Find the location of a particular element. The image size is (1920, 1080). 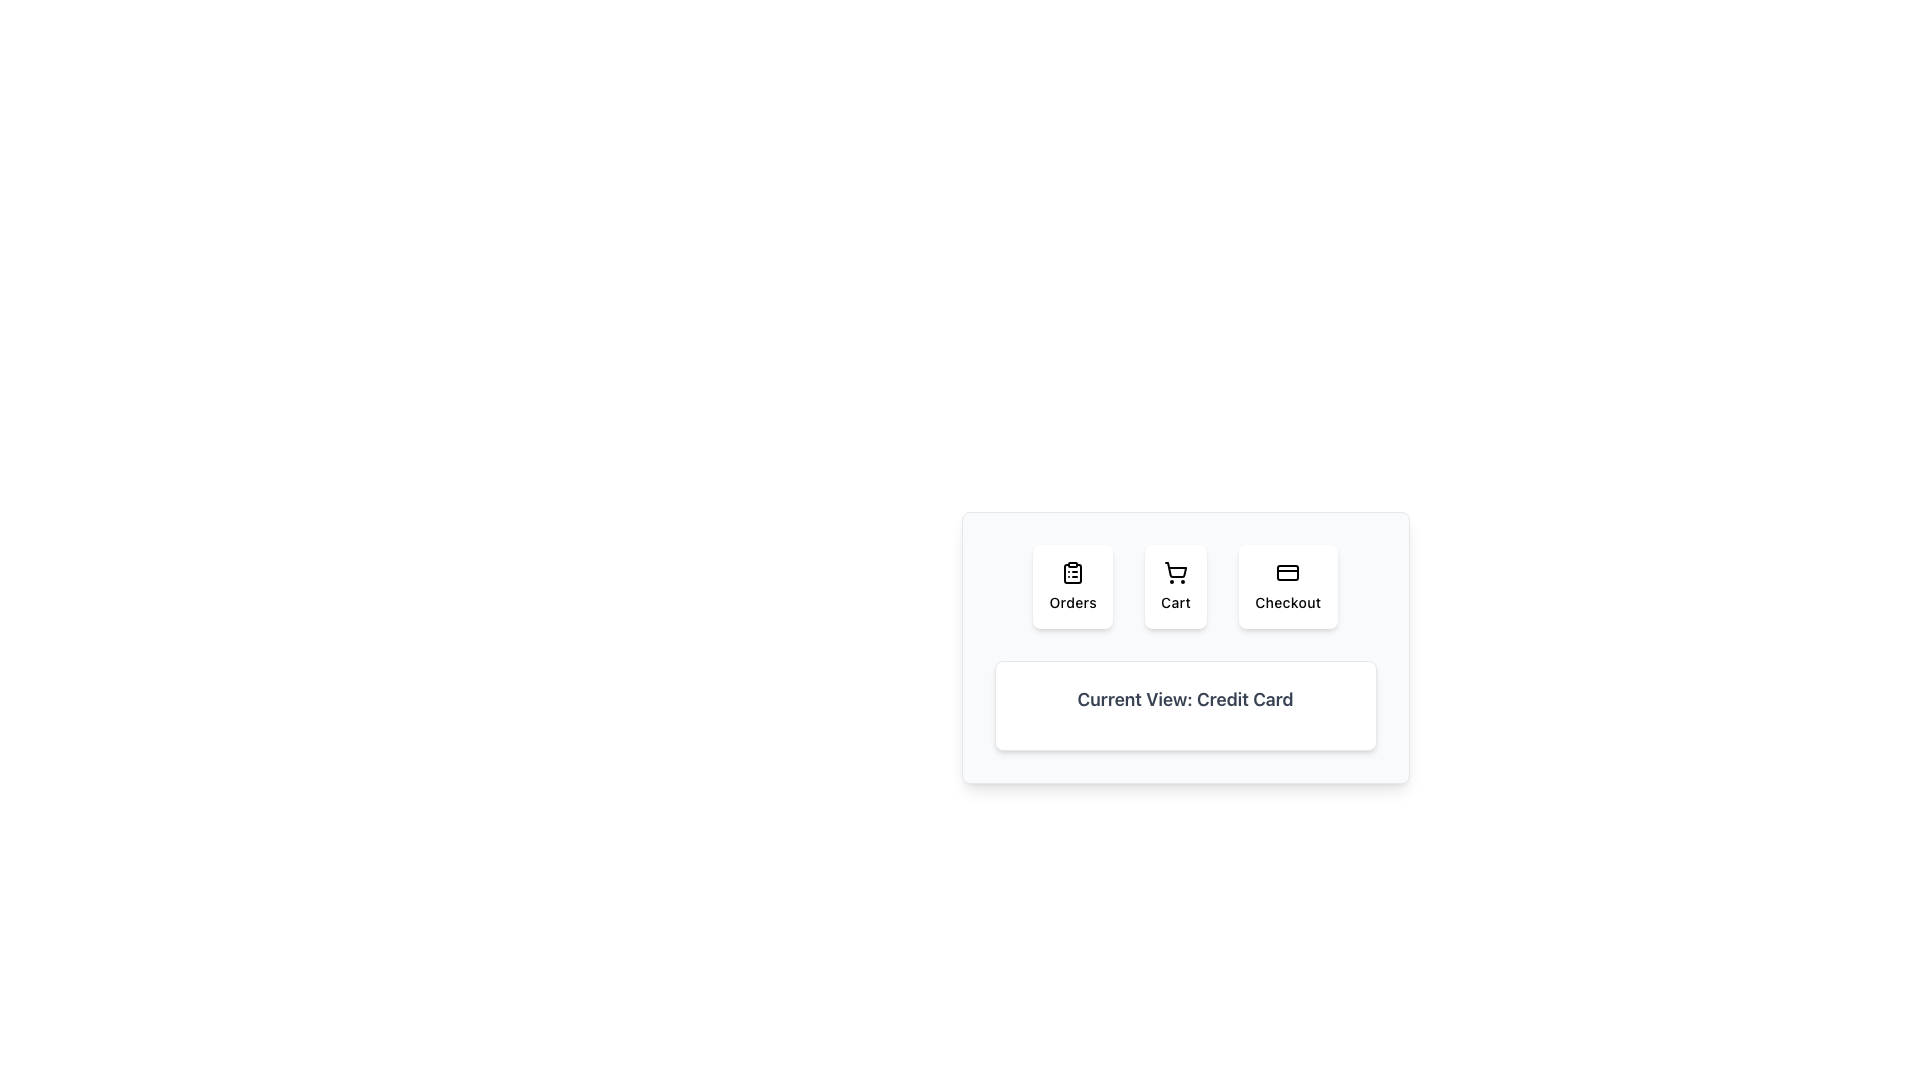

text label that serves as the title for the 'Orders' card, located below the clipboard icon in the top-left section of the interface is located at coordinates (1072, 601).